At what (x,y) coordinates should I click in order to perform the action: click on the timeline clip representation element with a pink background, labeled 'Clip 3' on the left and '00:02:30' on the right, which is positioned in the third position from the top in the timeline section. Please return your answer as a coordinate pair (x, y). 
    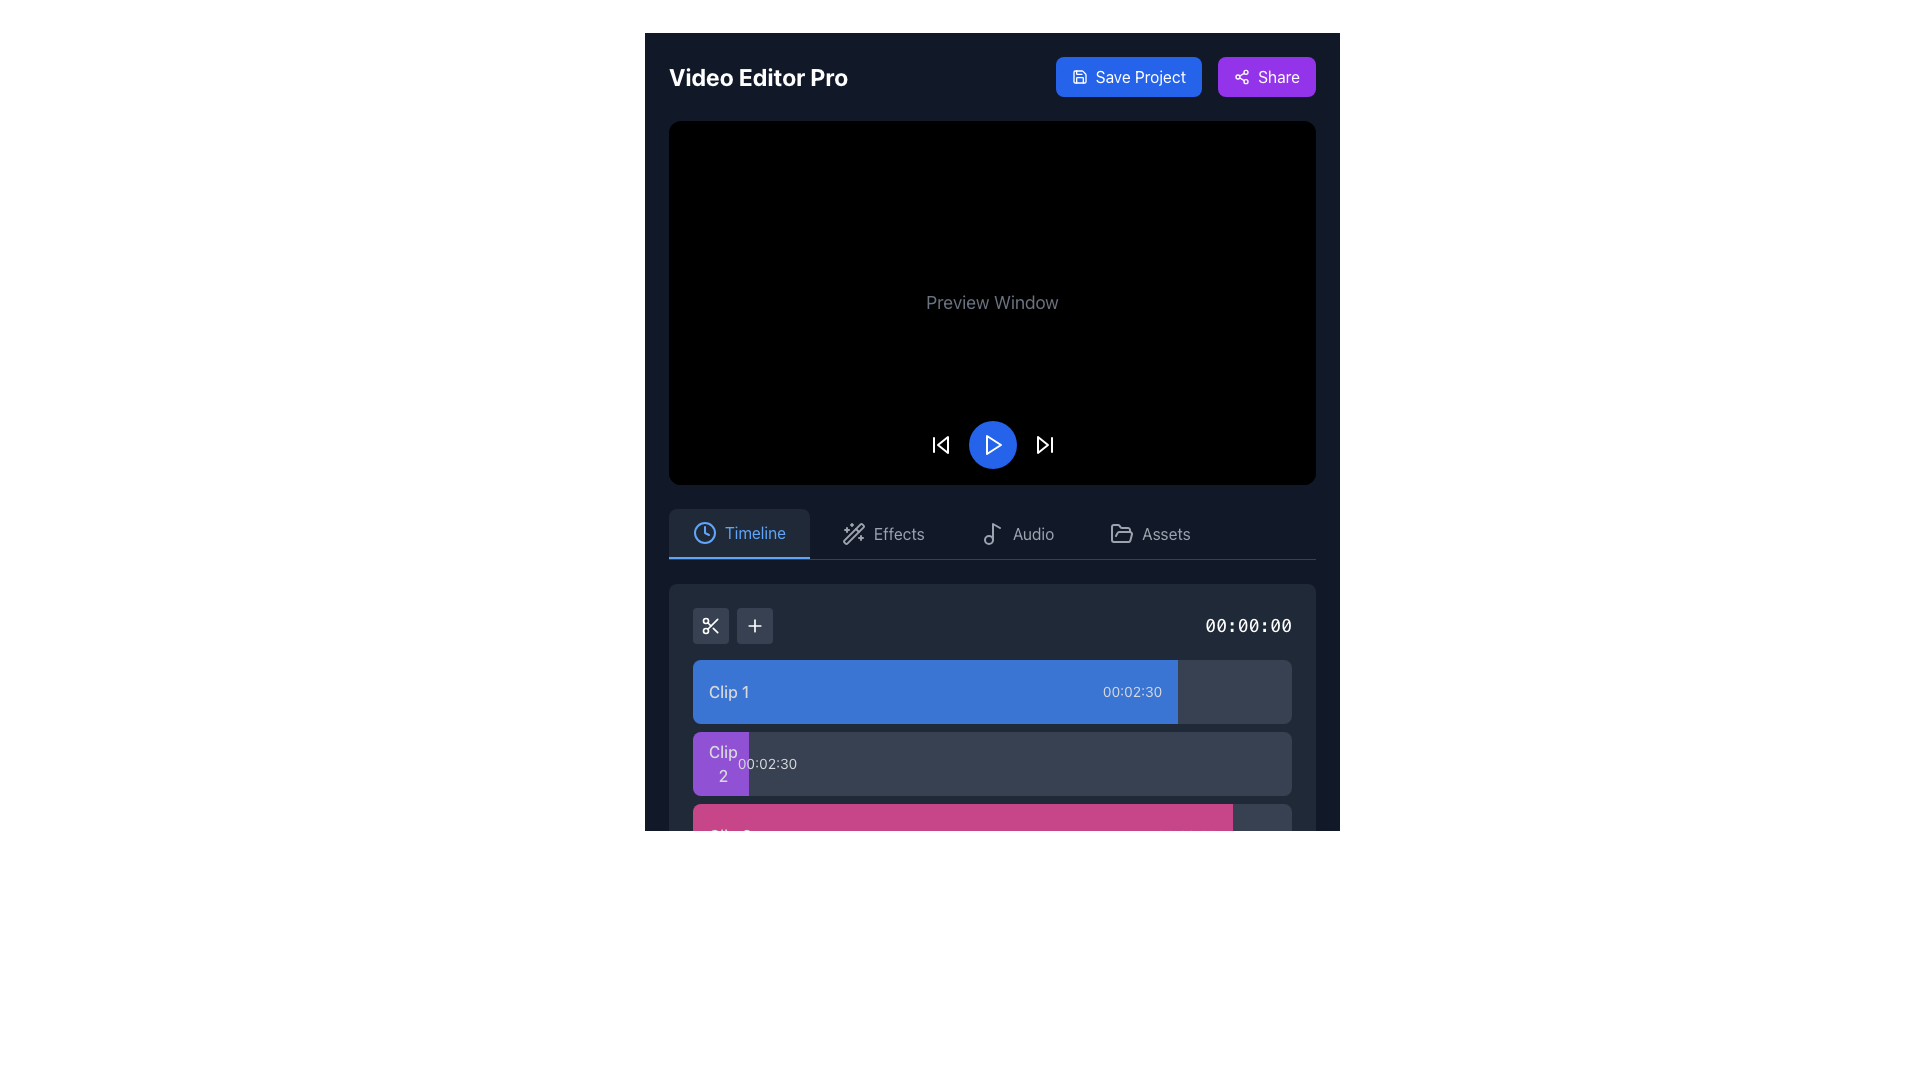
    Looking at the image, I should click on (992, 835).